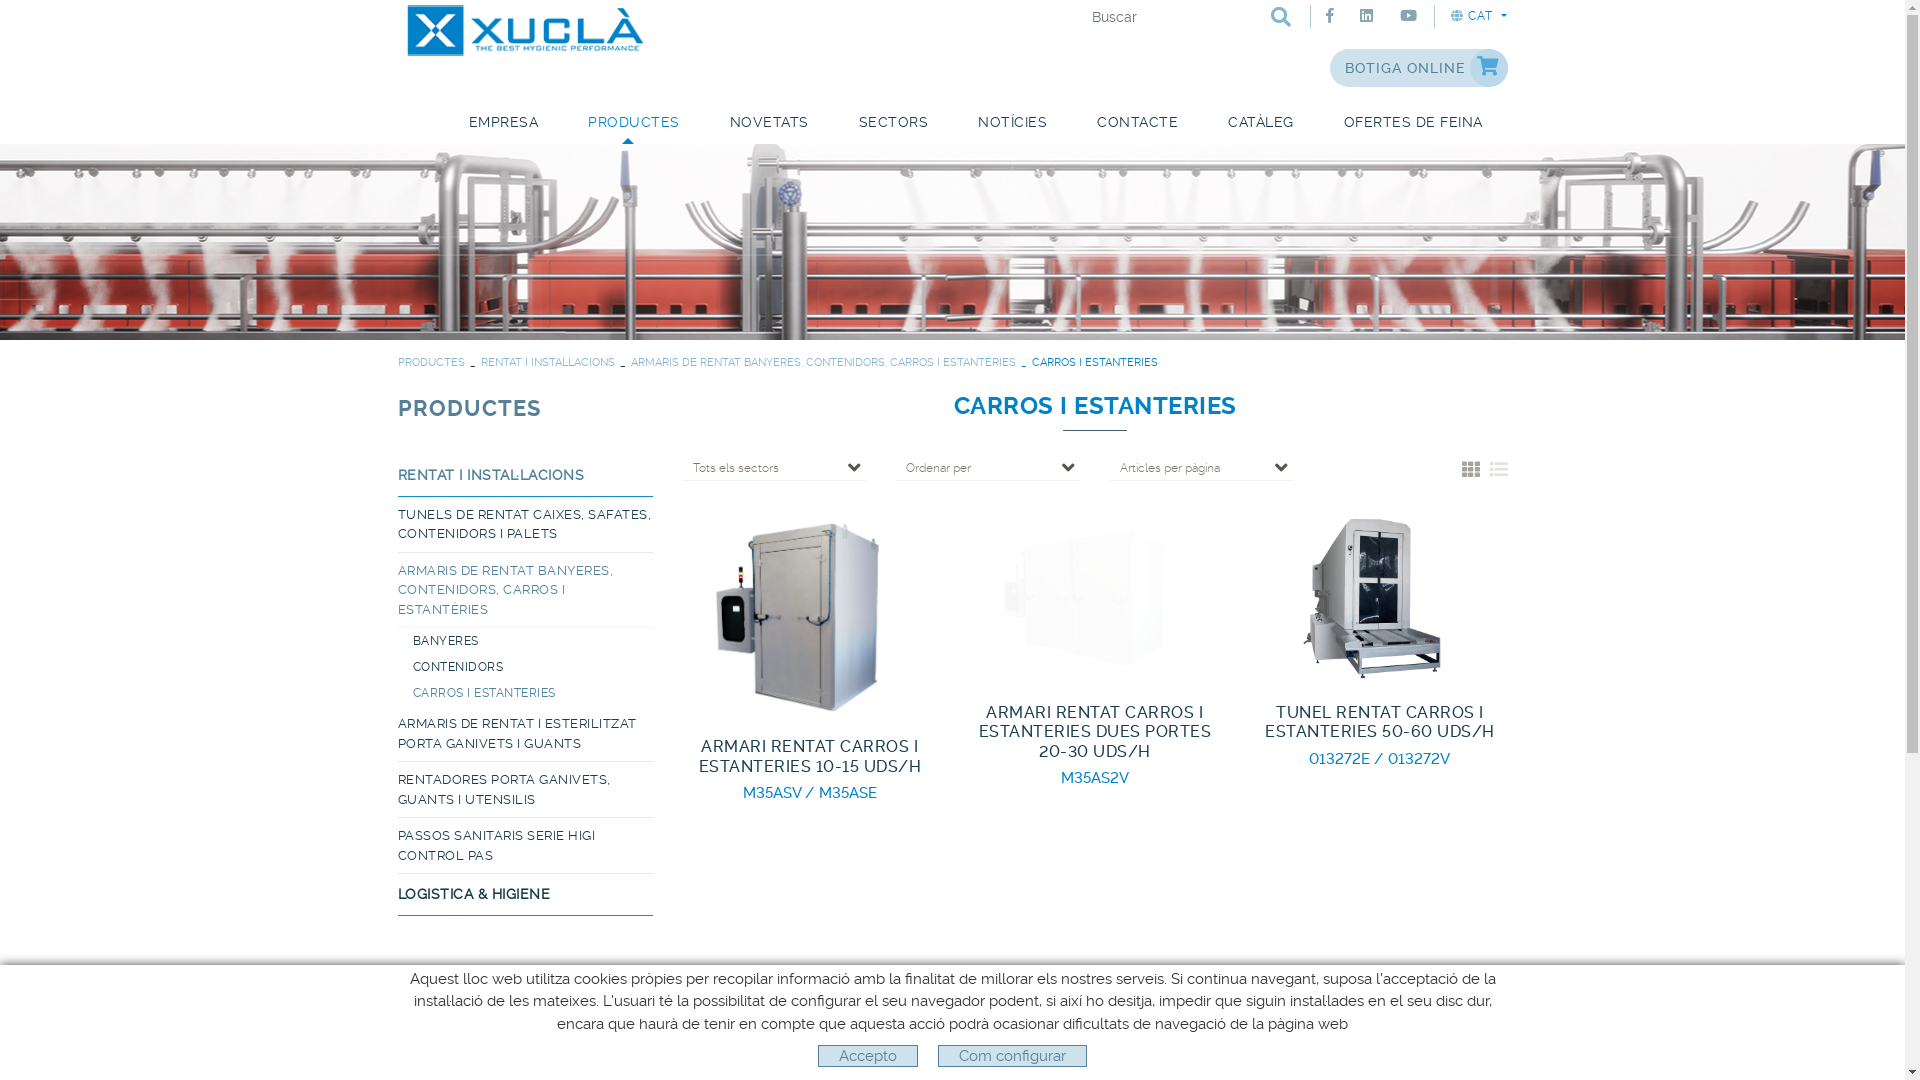 This screenshot has height=1080, width=1920. I want to click on 'RENTADORES PORTA GANIVETS, GUANTS I UTENSILIS', so click(525, 789).